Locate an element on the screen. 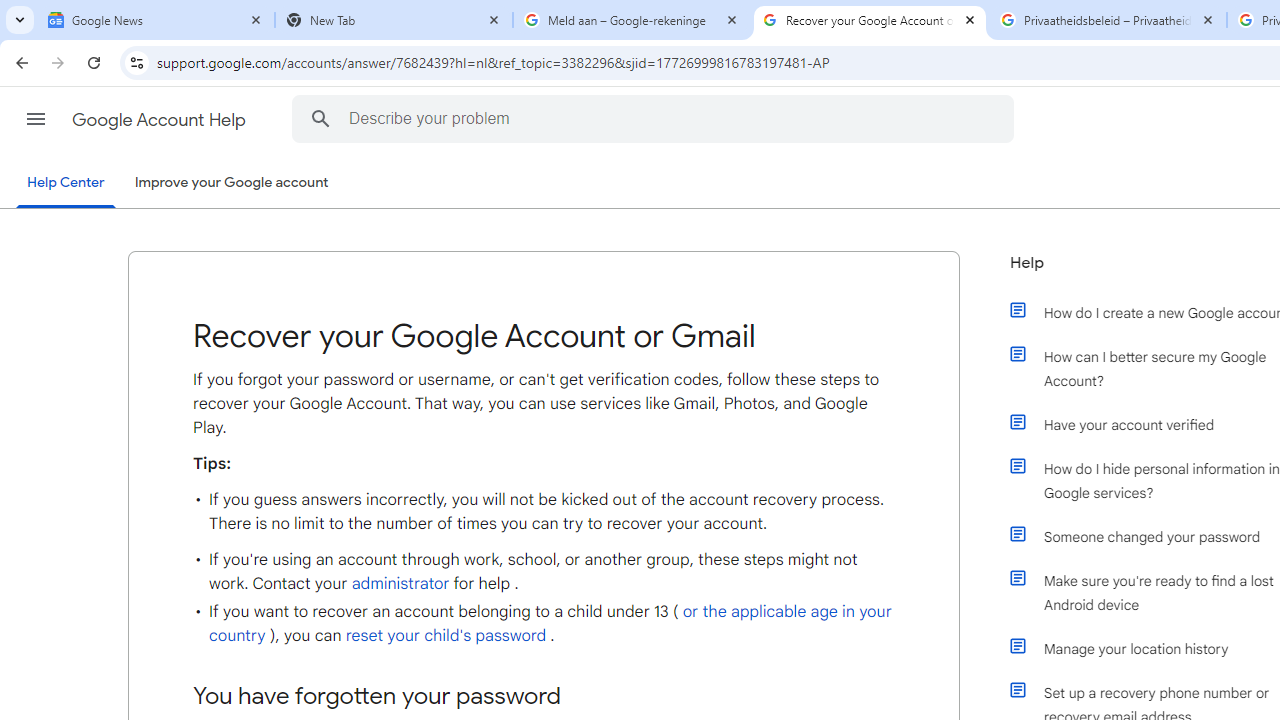  'Describe your problem' is located at coordinates (656, 118).